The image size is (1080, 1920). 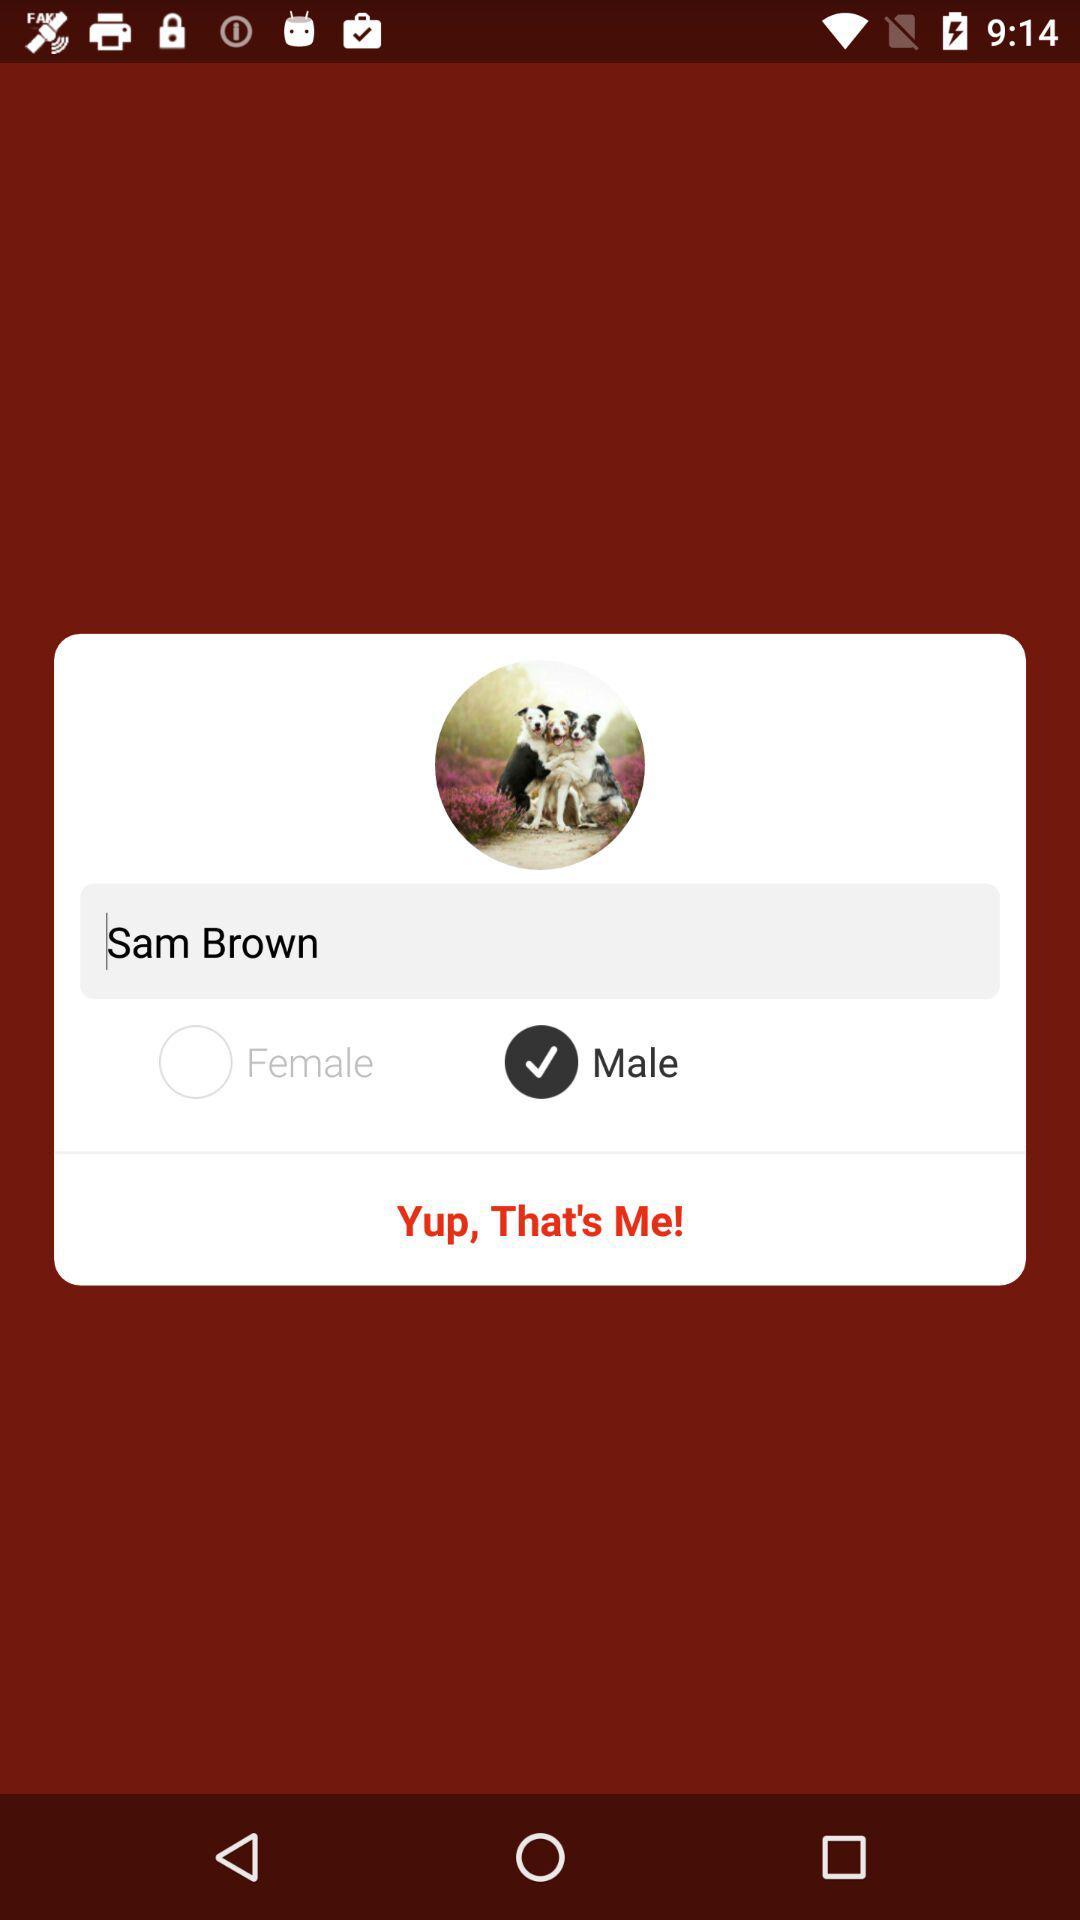 What do you see at coordinates (540, 763) in the screenshot?
I see `the avatar icon` at bounding box center [540, 763].